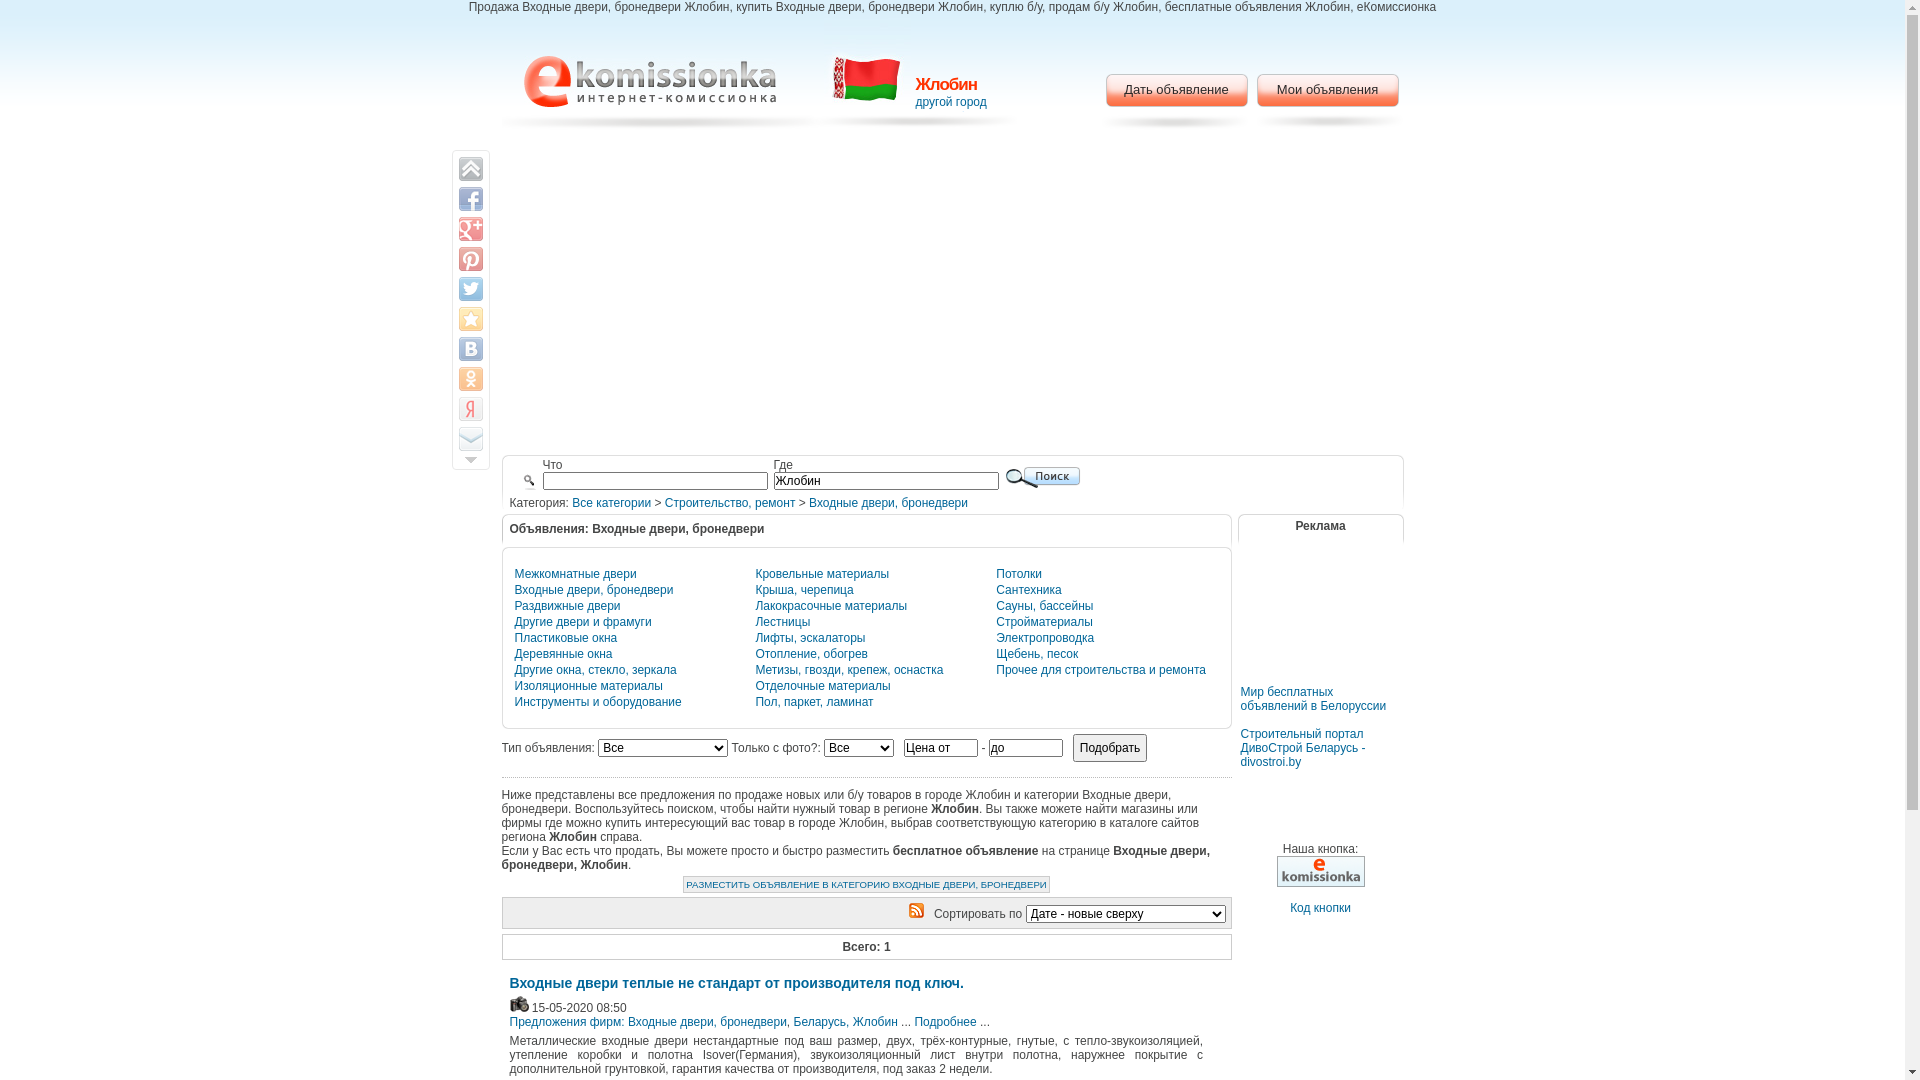  Describe the element at coordinates (469, 289) in the screenshot. I see `'Share on Twitter'` at that location.